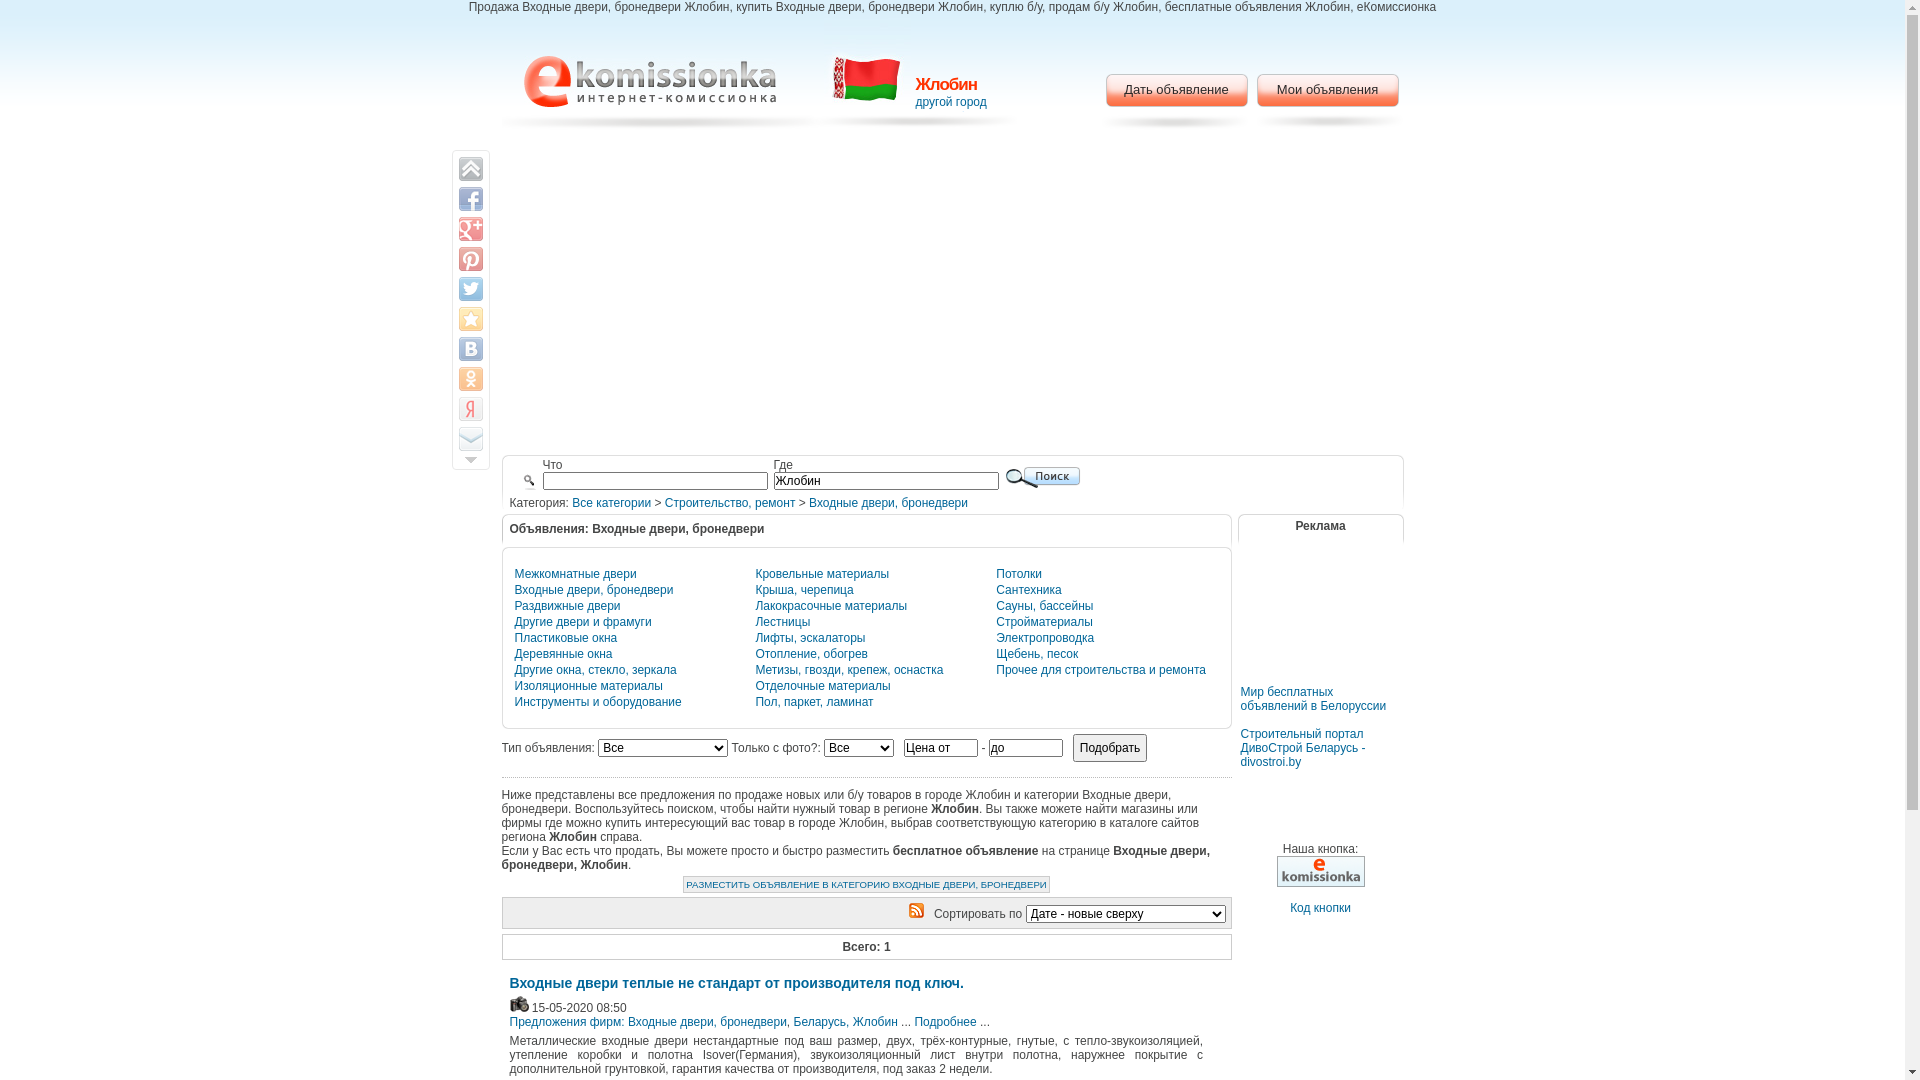  Describe the element at coordinates (469, 289) in the screenshot. I see `'Share on Twitter'` at that location.